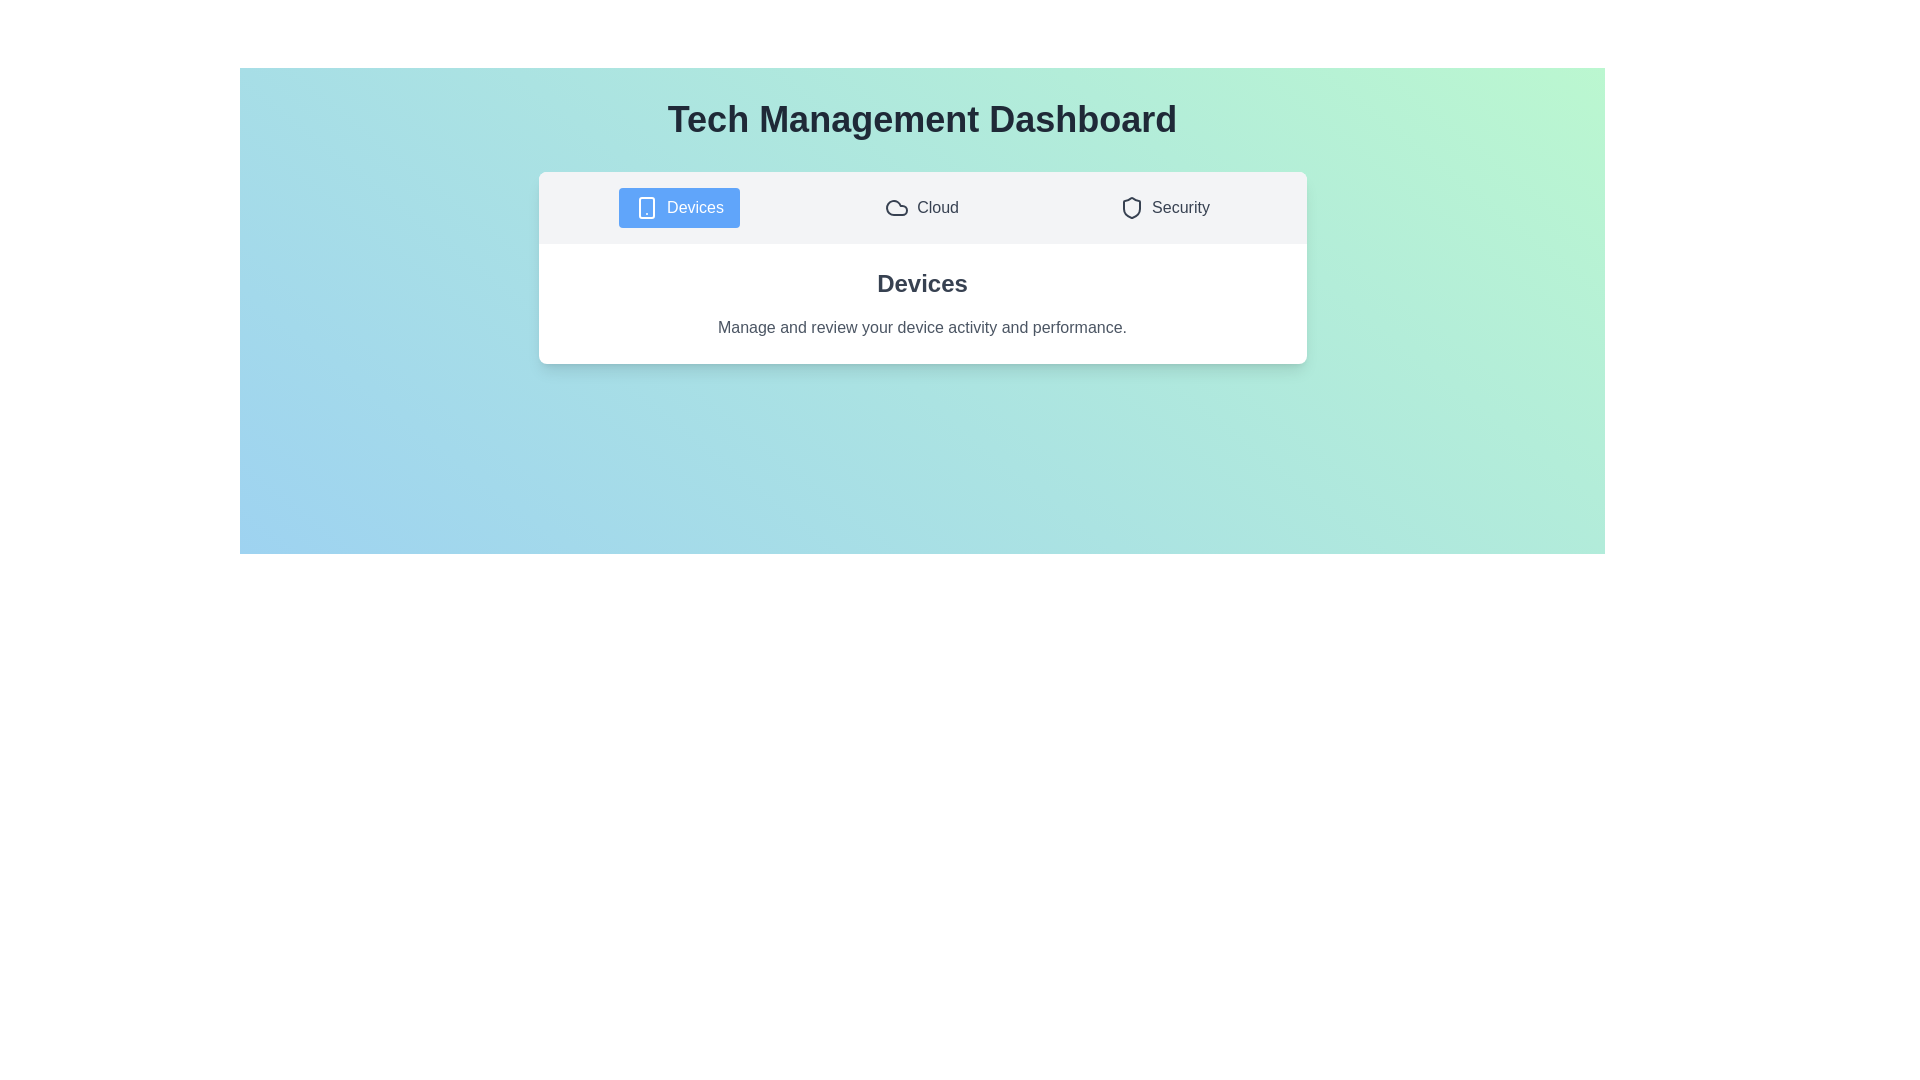 This screenshot has width=1920, height=1080. I want to click on the tab labeled Devices to observe its hover effect, so click(679, 208).